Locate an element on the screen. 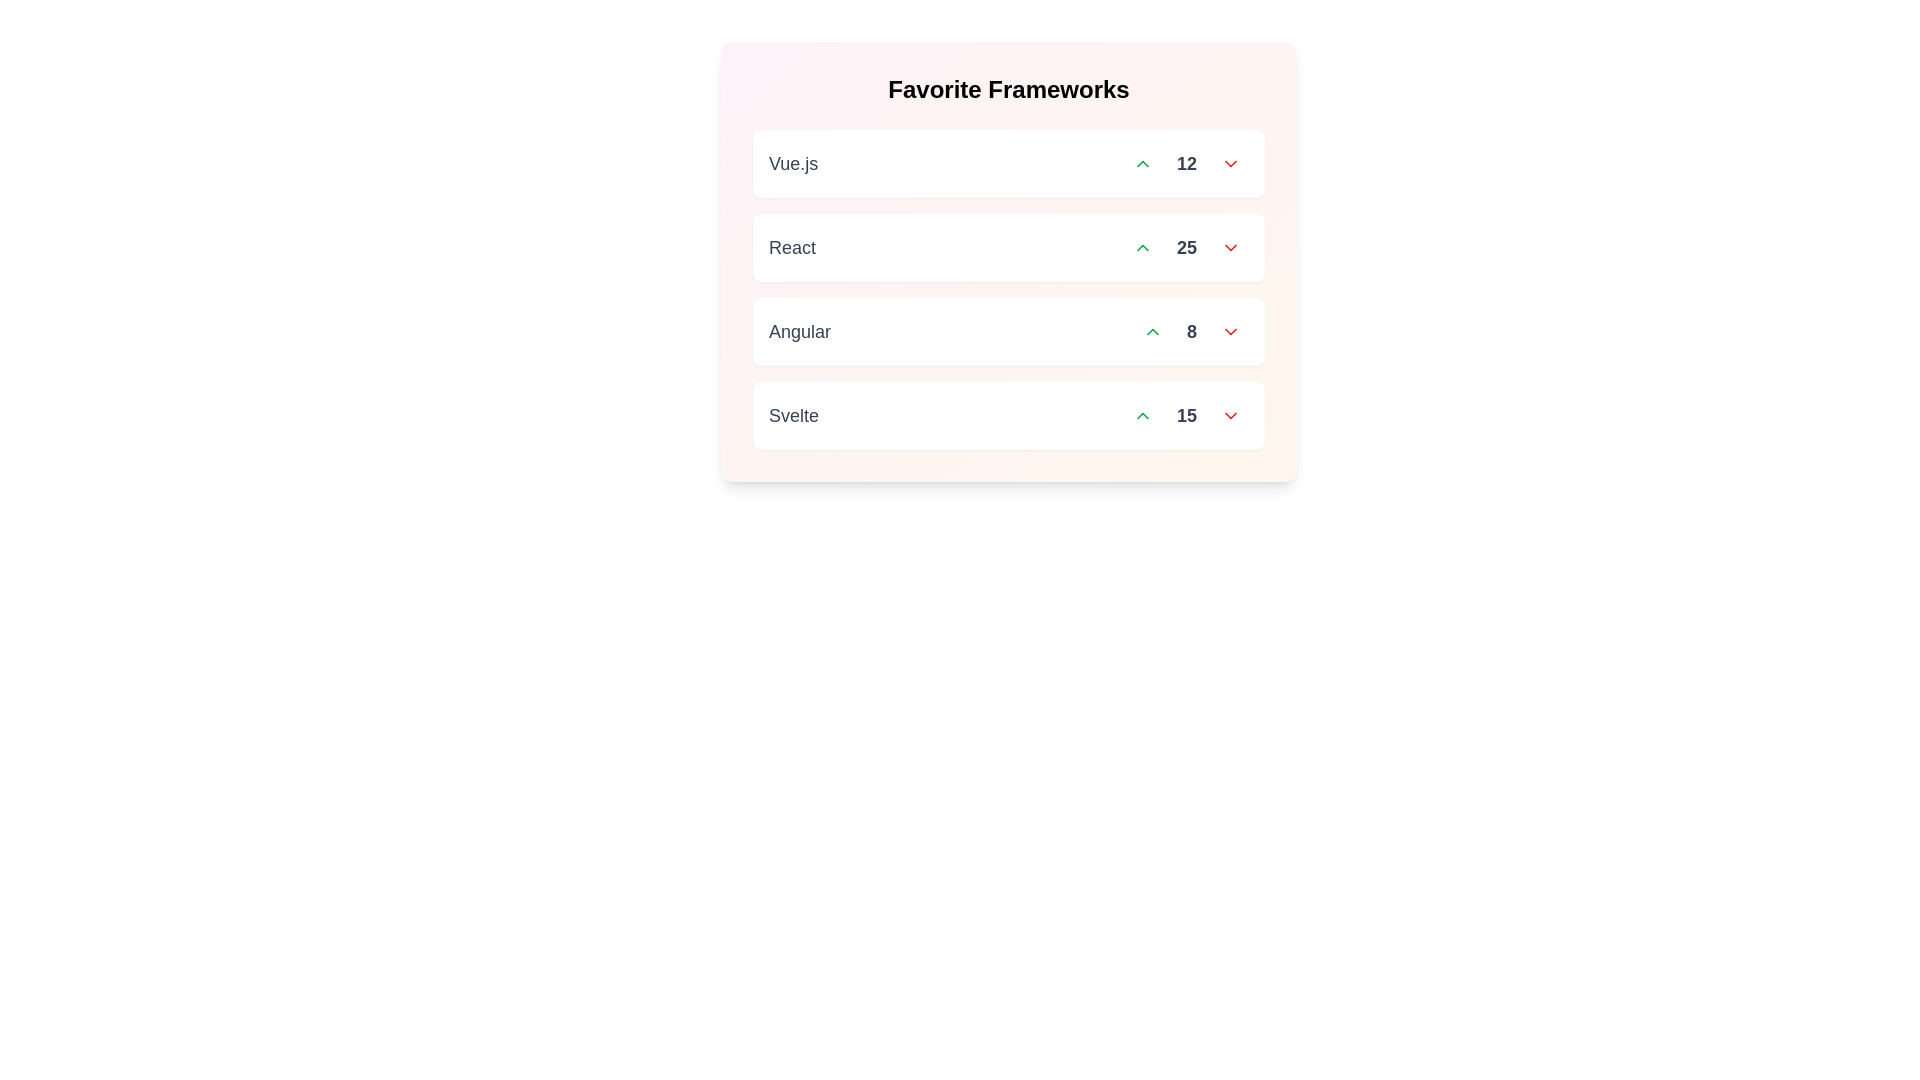 The width and height of the screenshot is (1920, 1080). upvote button for the item Vue.js is located at coordinates (1142, 163).